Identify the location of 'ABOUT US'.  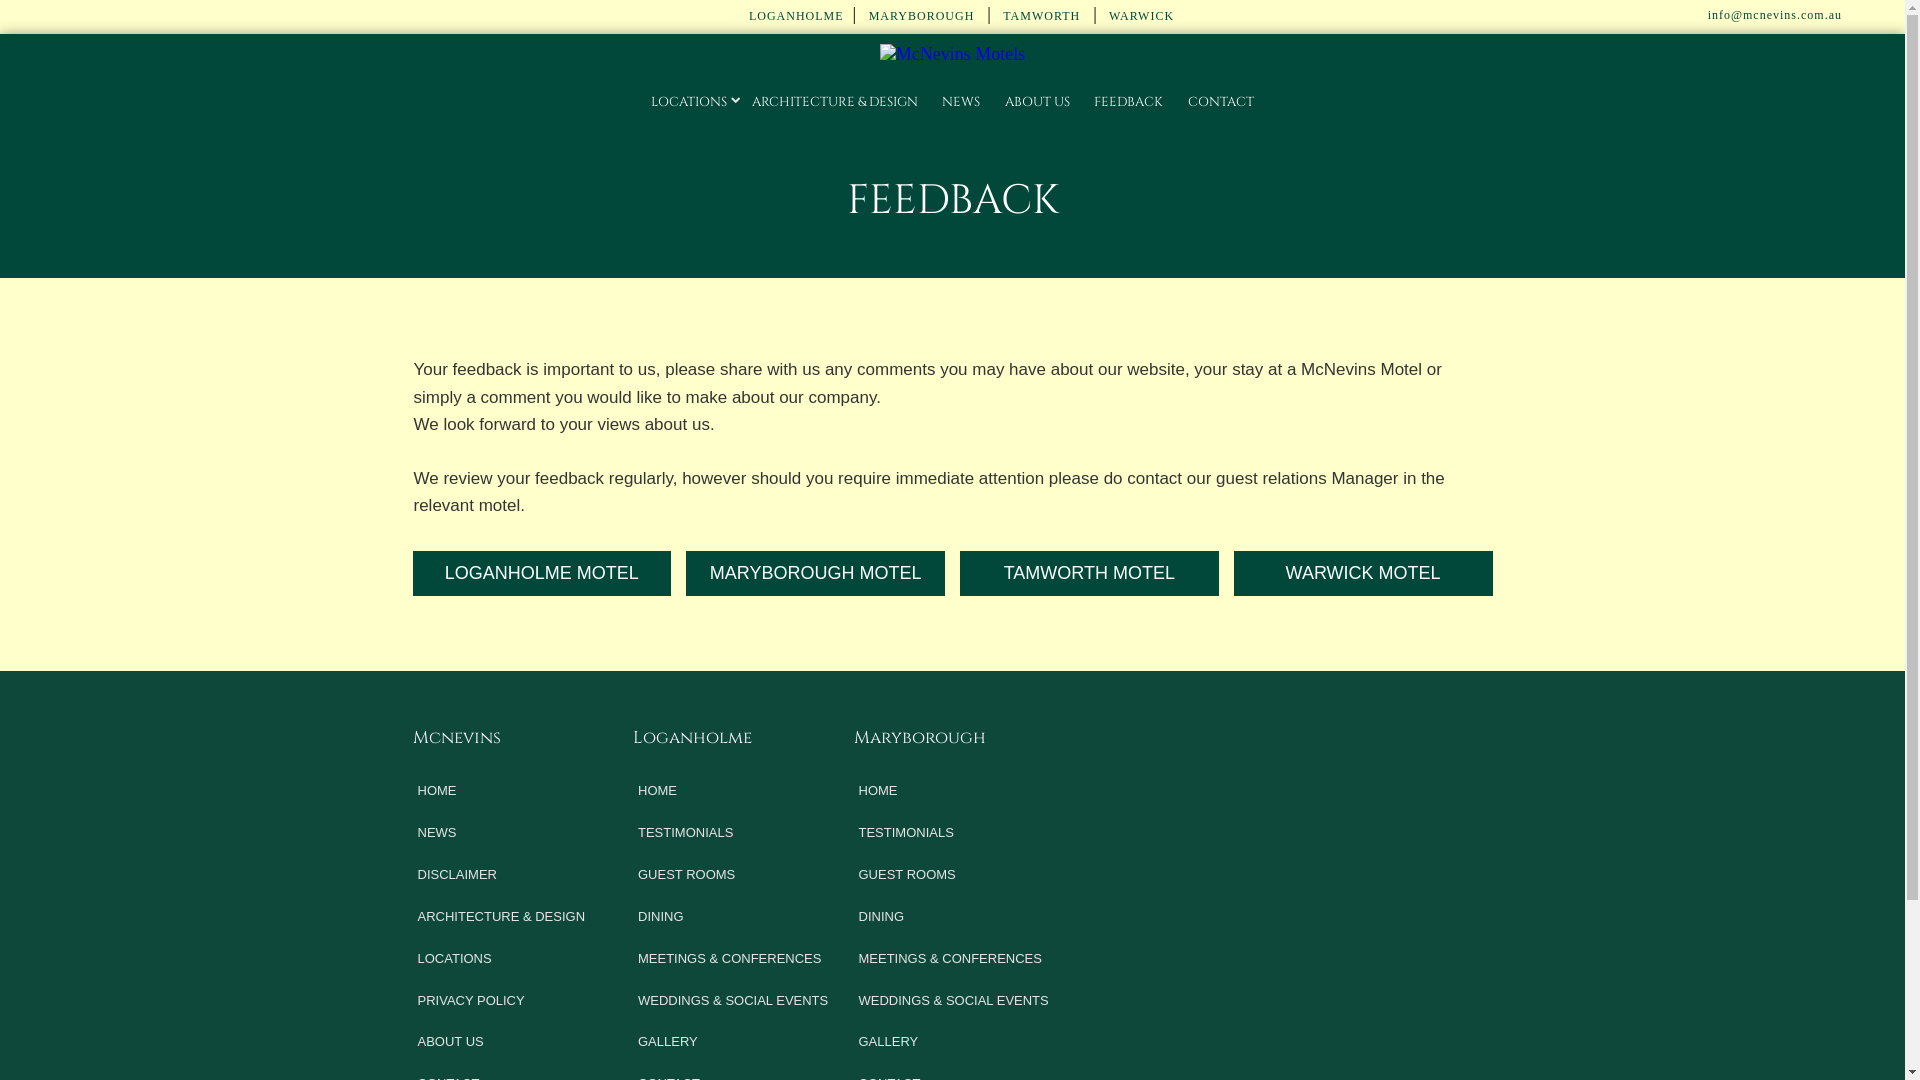
(503, 1040).